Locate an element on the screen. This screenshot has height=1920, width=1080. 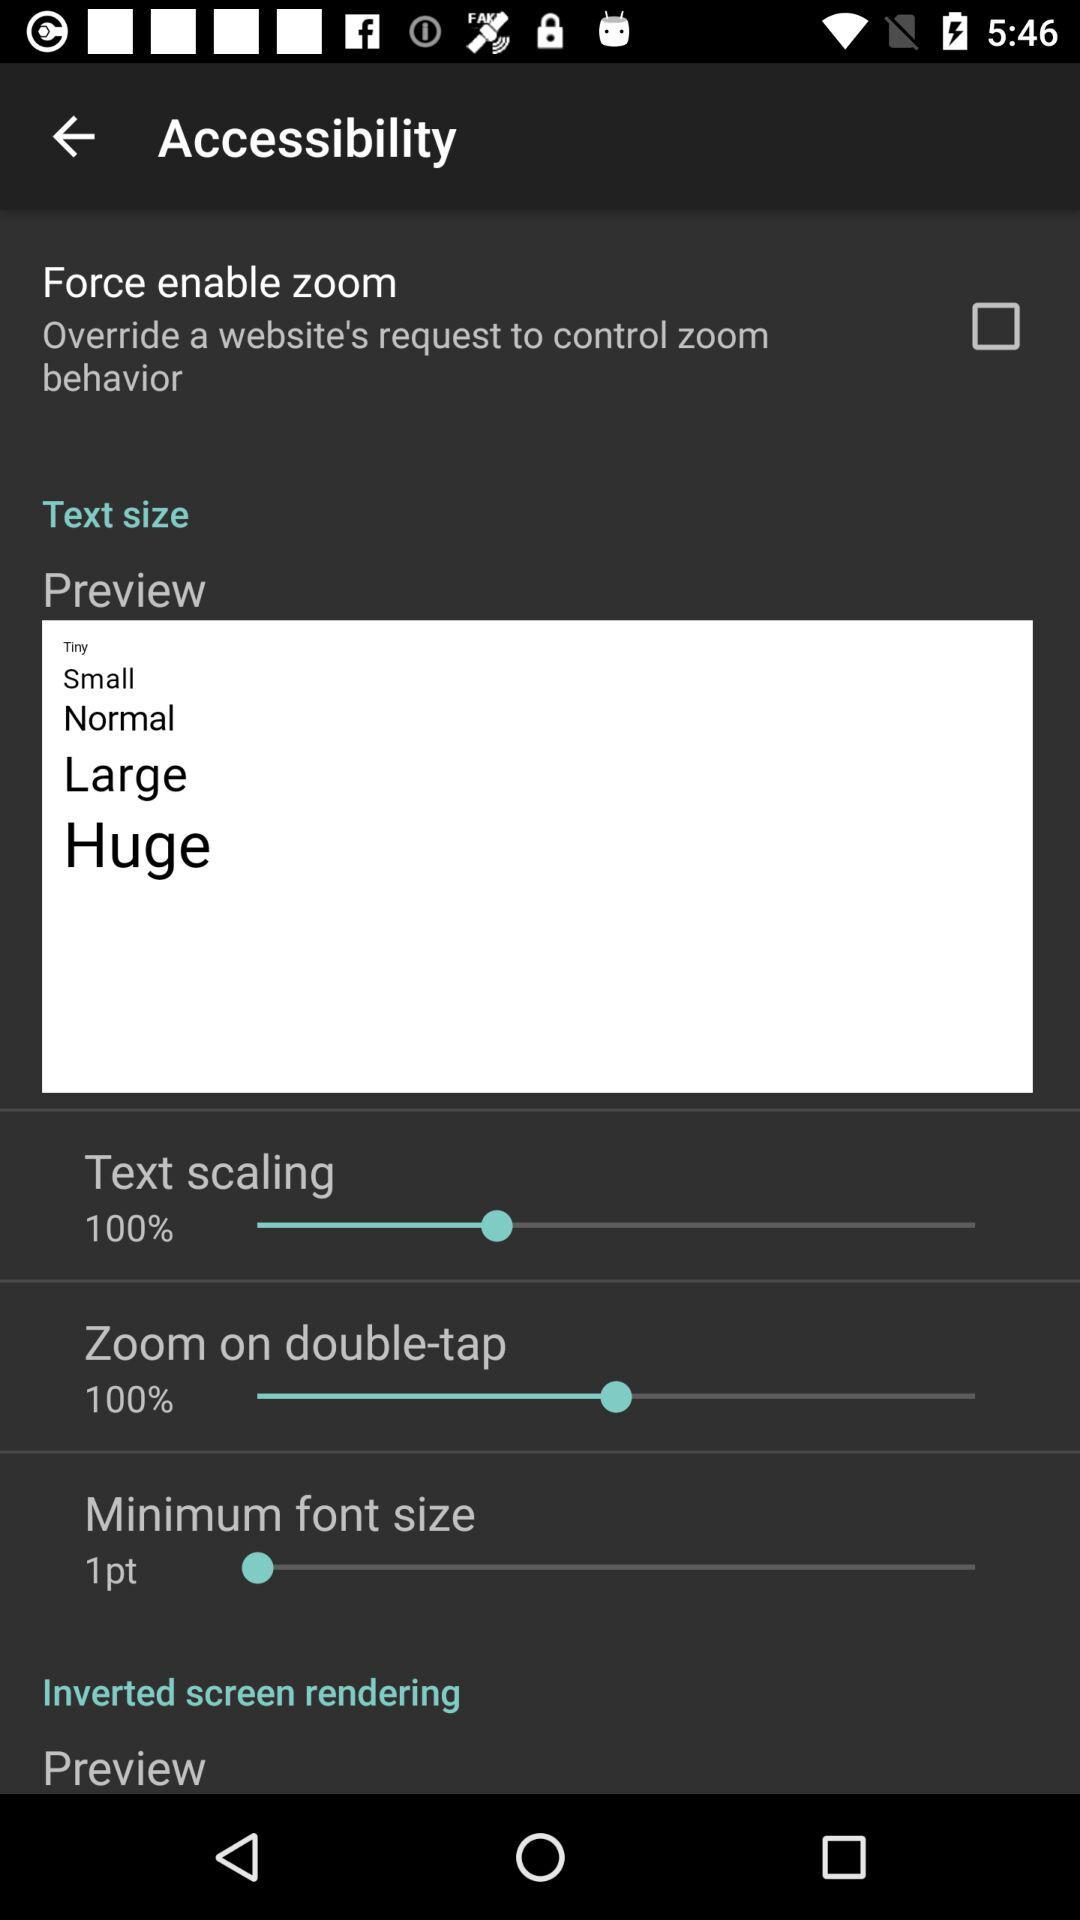
the minimum font size app is located at coordinates (279, 1512).